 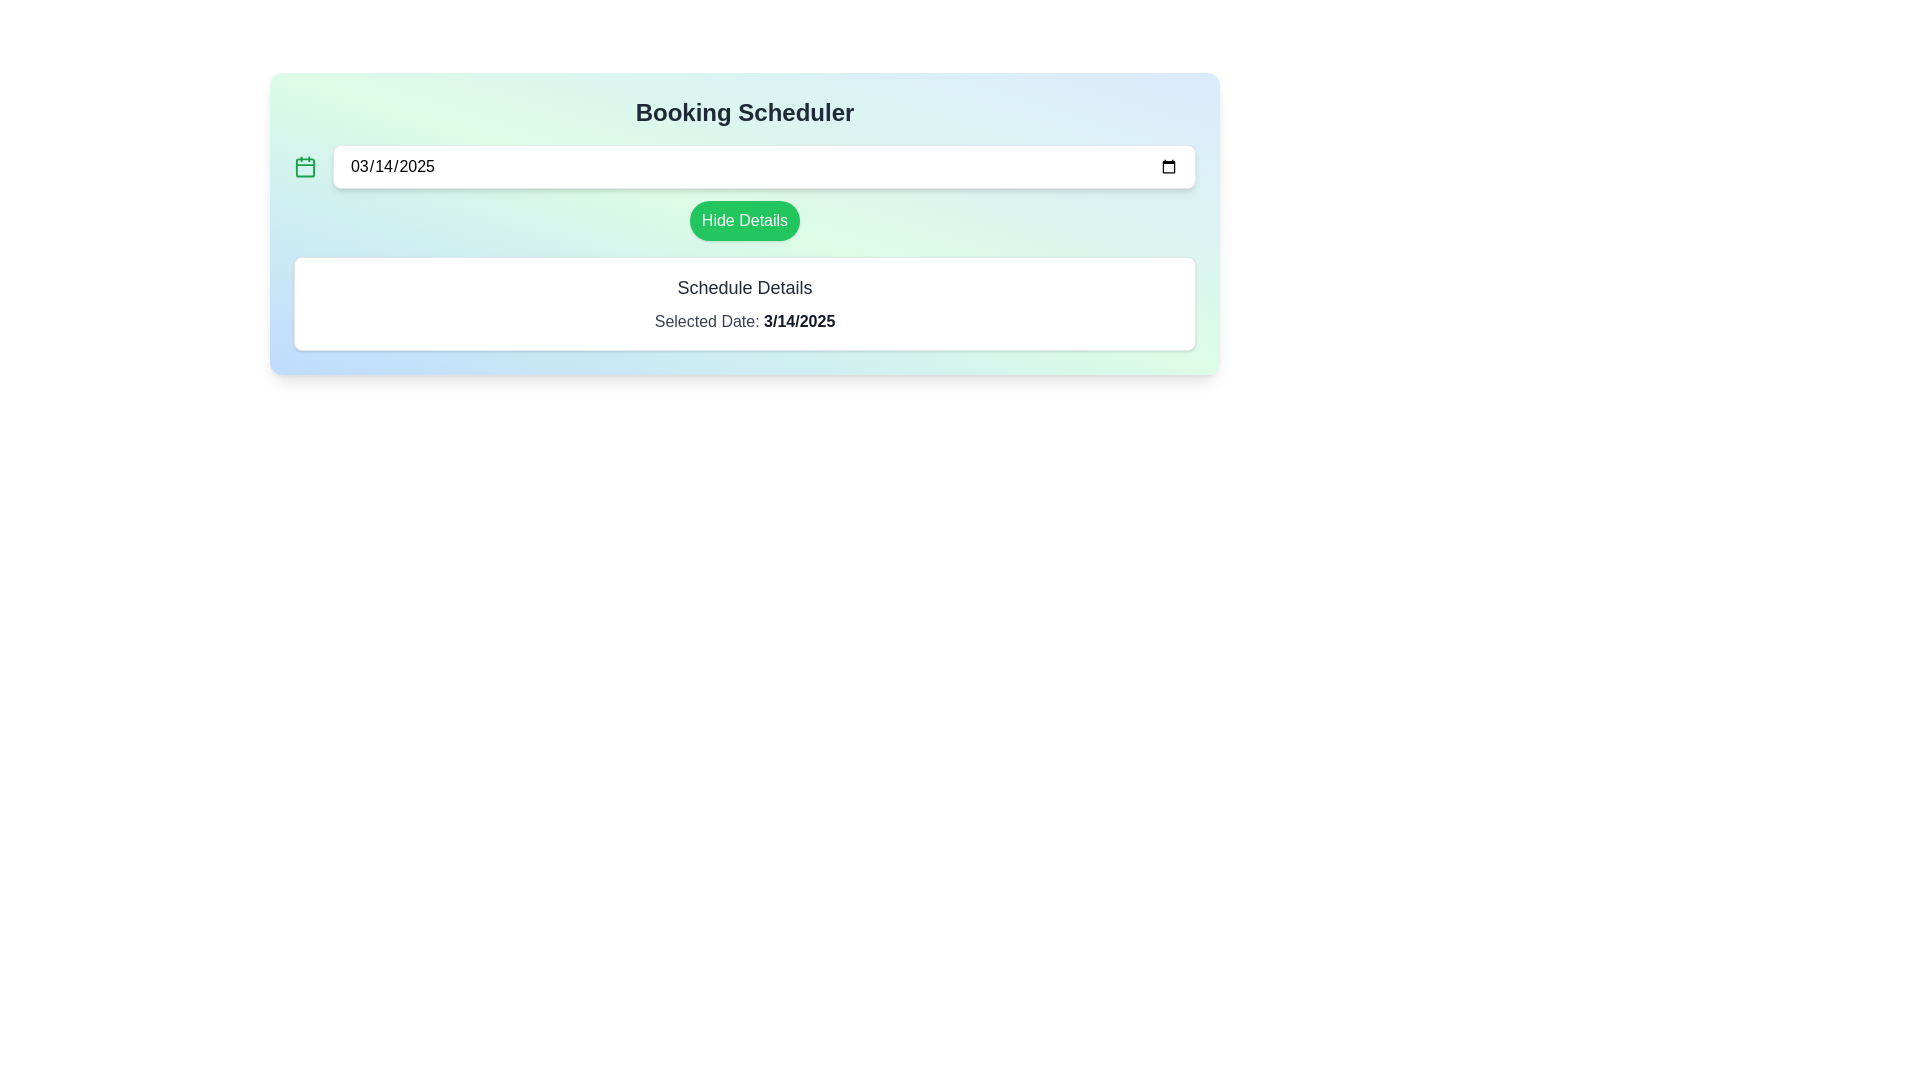 I want to click on displayed date '3/14/2025' from the Text Display located in the 'Schedule Details' section, so click(x=798, y=320).